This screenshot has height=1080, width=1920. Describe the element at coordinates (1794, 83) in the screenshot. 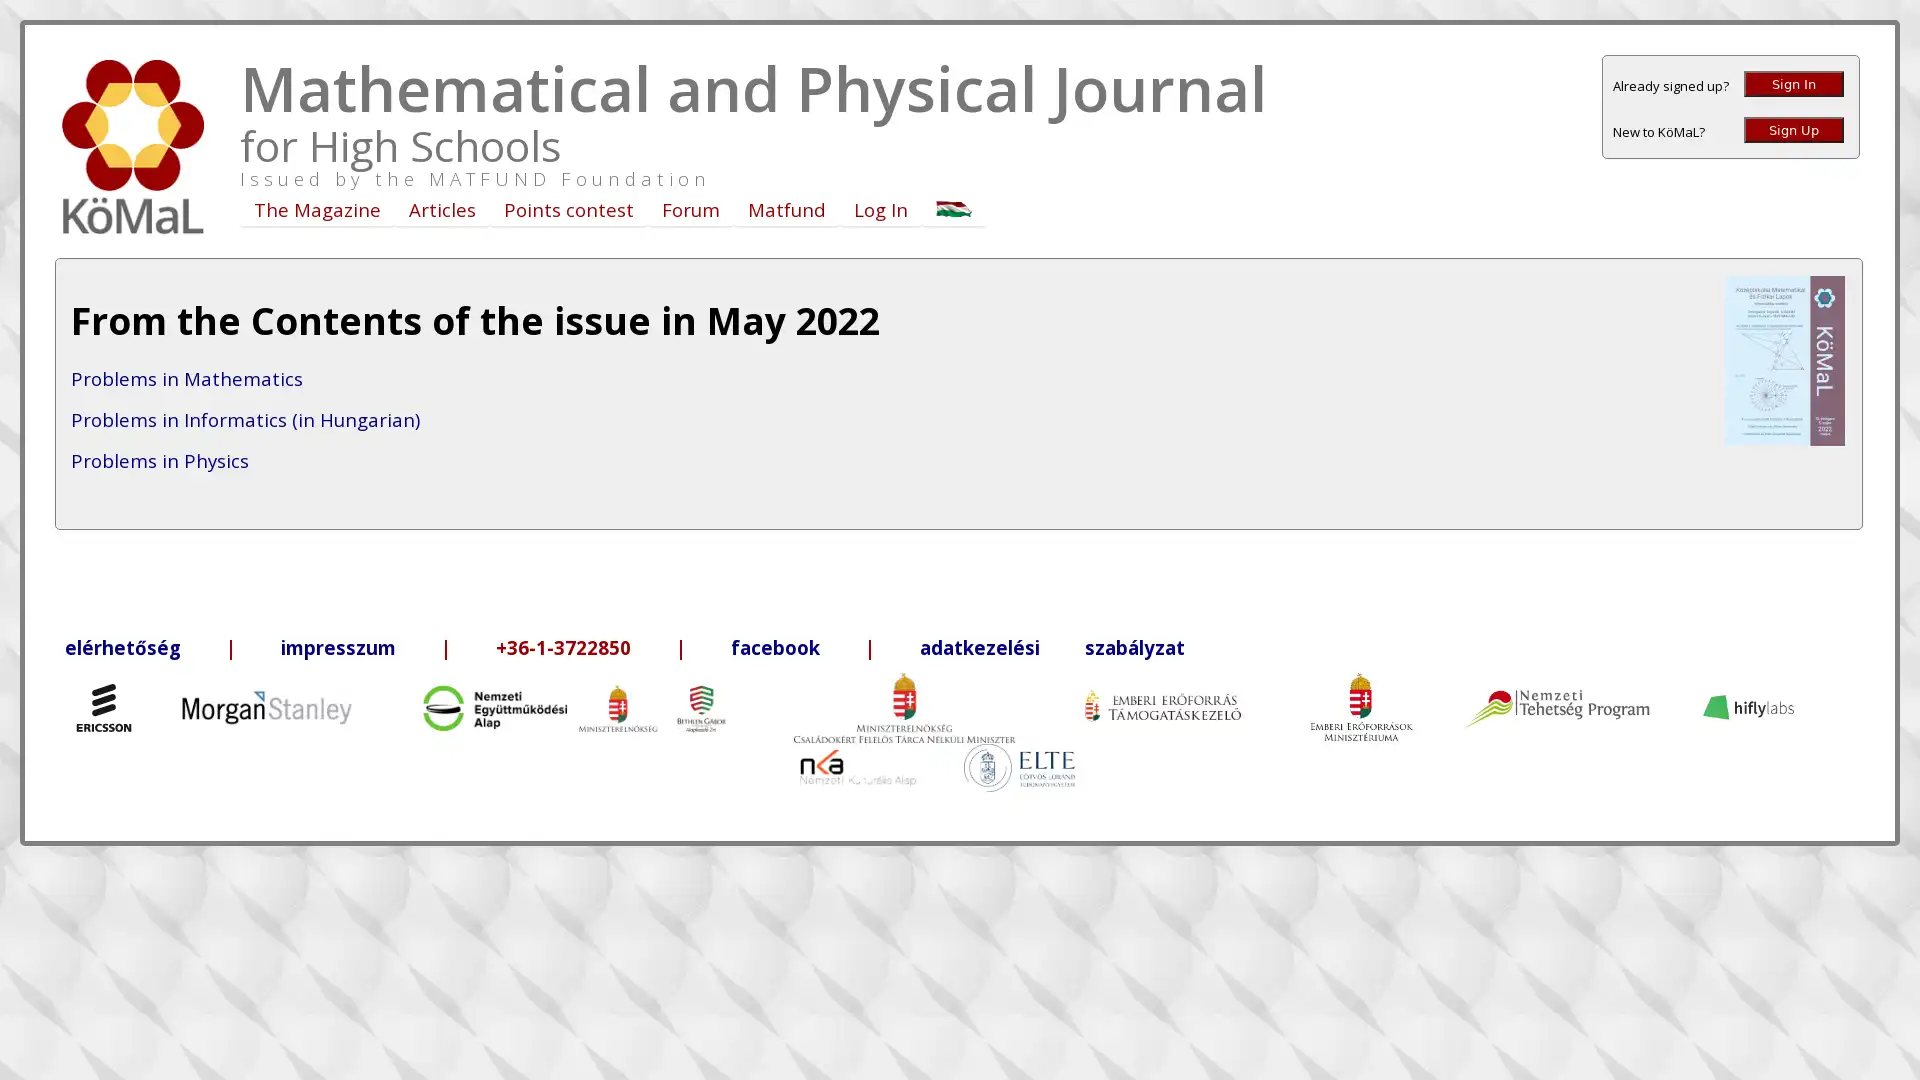

I see `Sign In` at that location.